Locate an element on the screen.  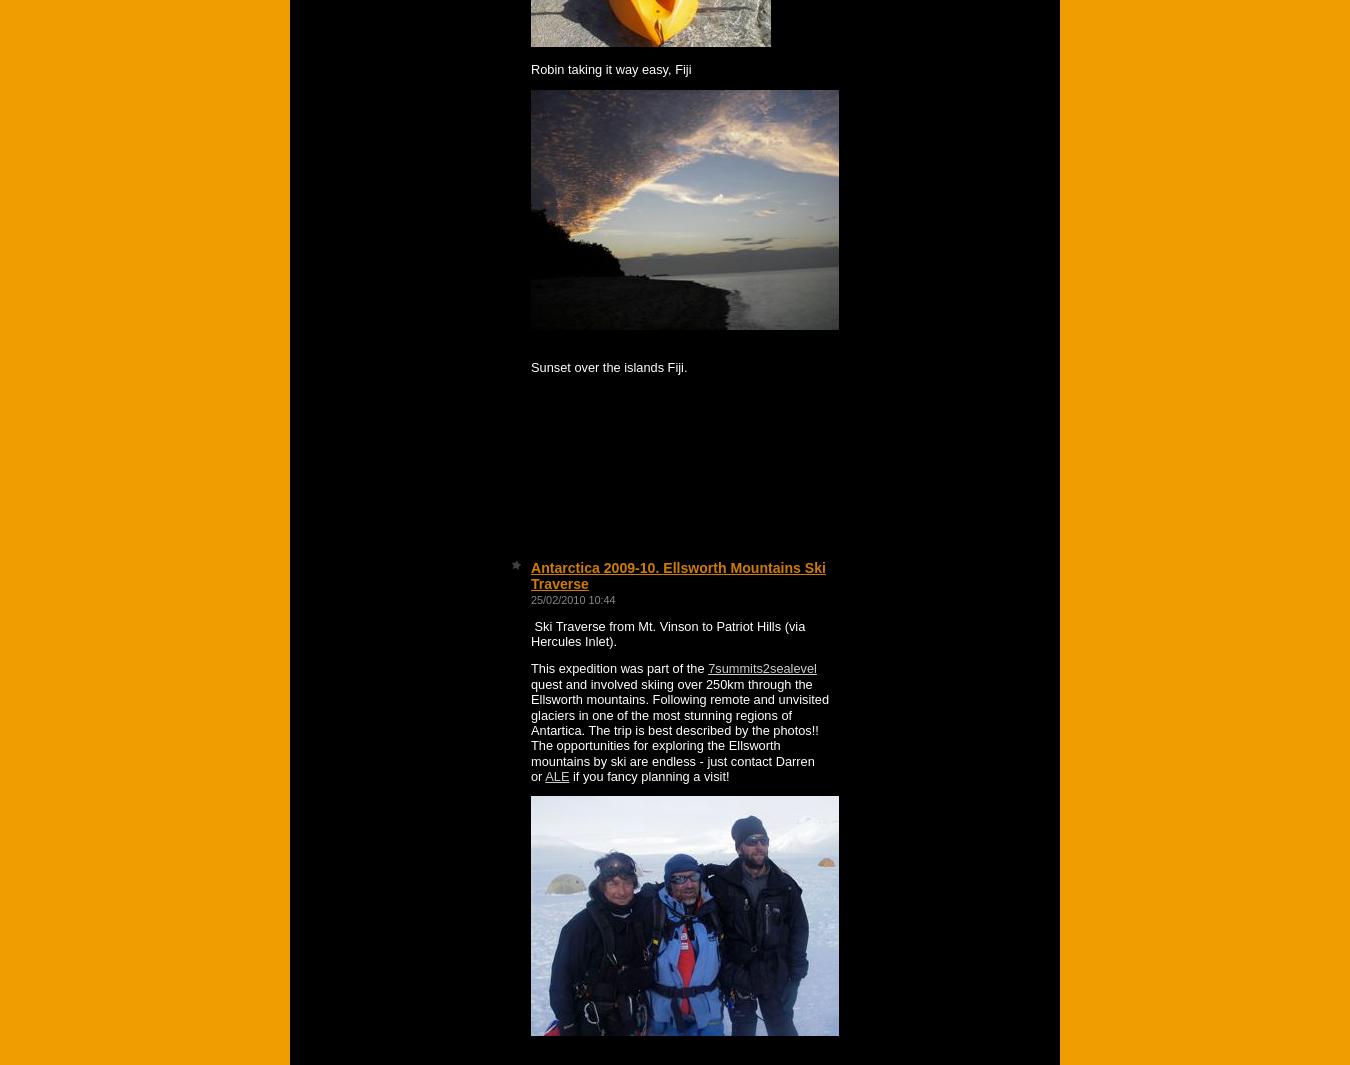
'Sunset over the islands Fiji.' is located at coordinates (608, 366).